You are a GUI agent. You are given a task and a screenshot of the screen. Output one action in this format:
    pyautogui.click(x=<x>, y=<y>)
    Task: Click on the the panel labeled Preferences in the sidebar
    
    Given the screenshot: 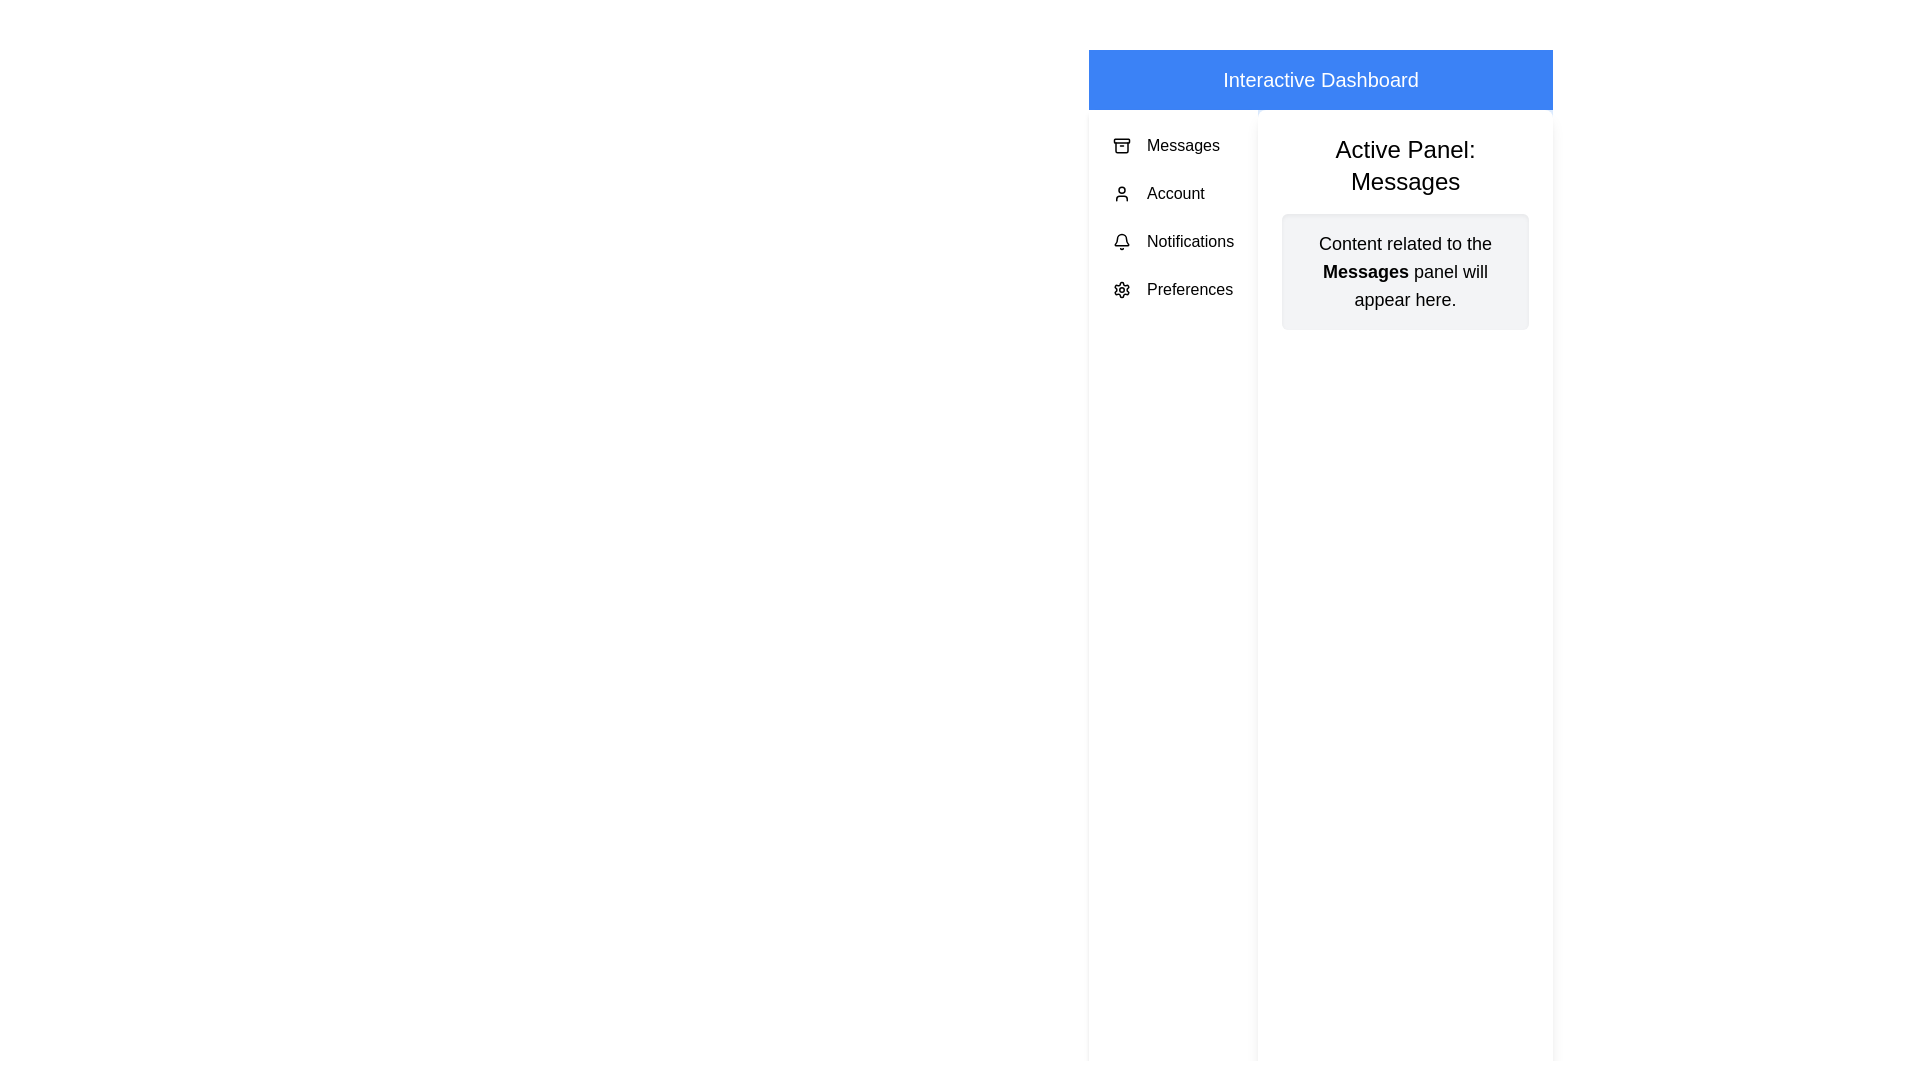 What is the action you would take?
    pyautogui.click(x=1173, y=289)
    